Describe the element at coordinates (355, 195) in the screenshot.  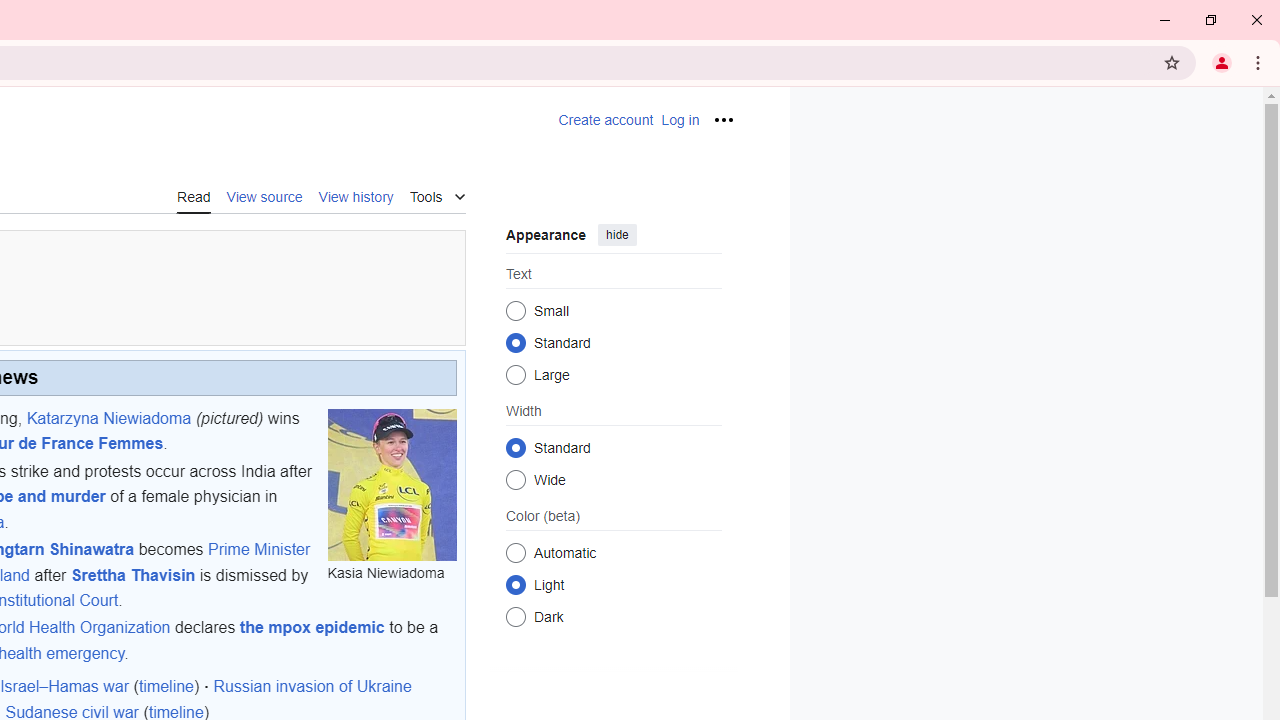
I see `'AutomationID: ca-history'` at that location.